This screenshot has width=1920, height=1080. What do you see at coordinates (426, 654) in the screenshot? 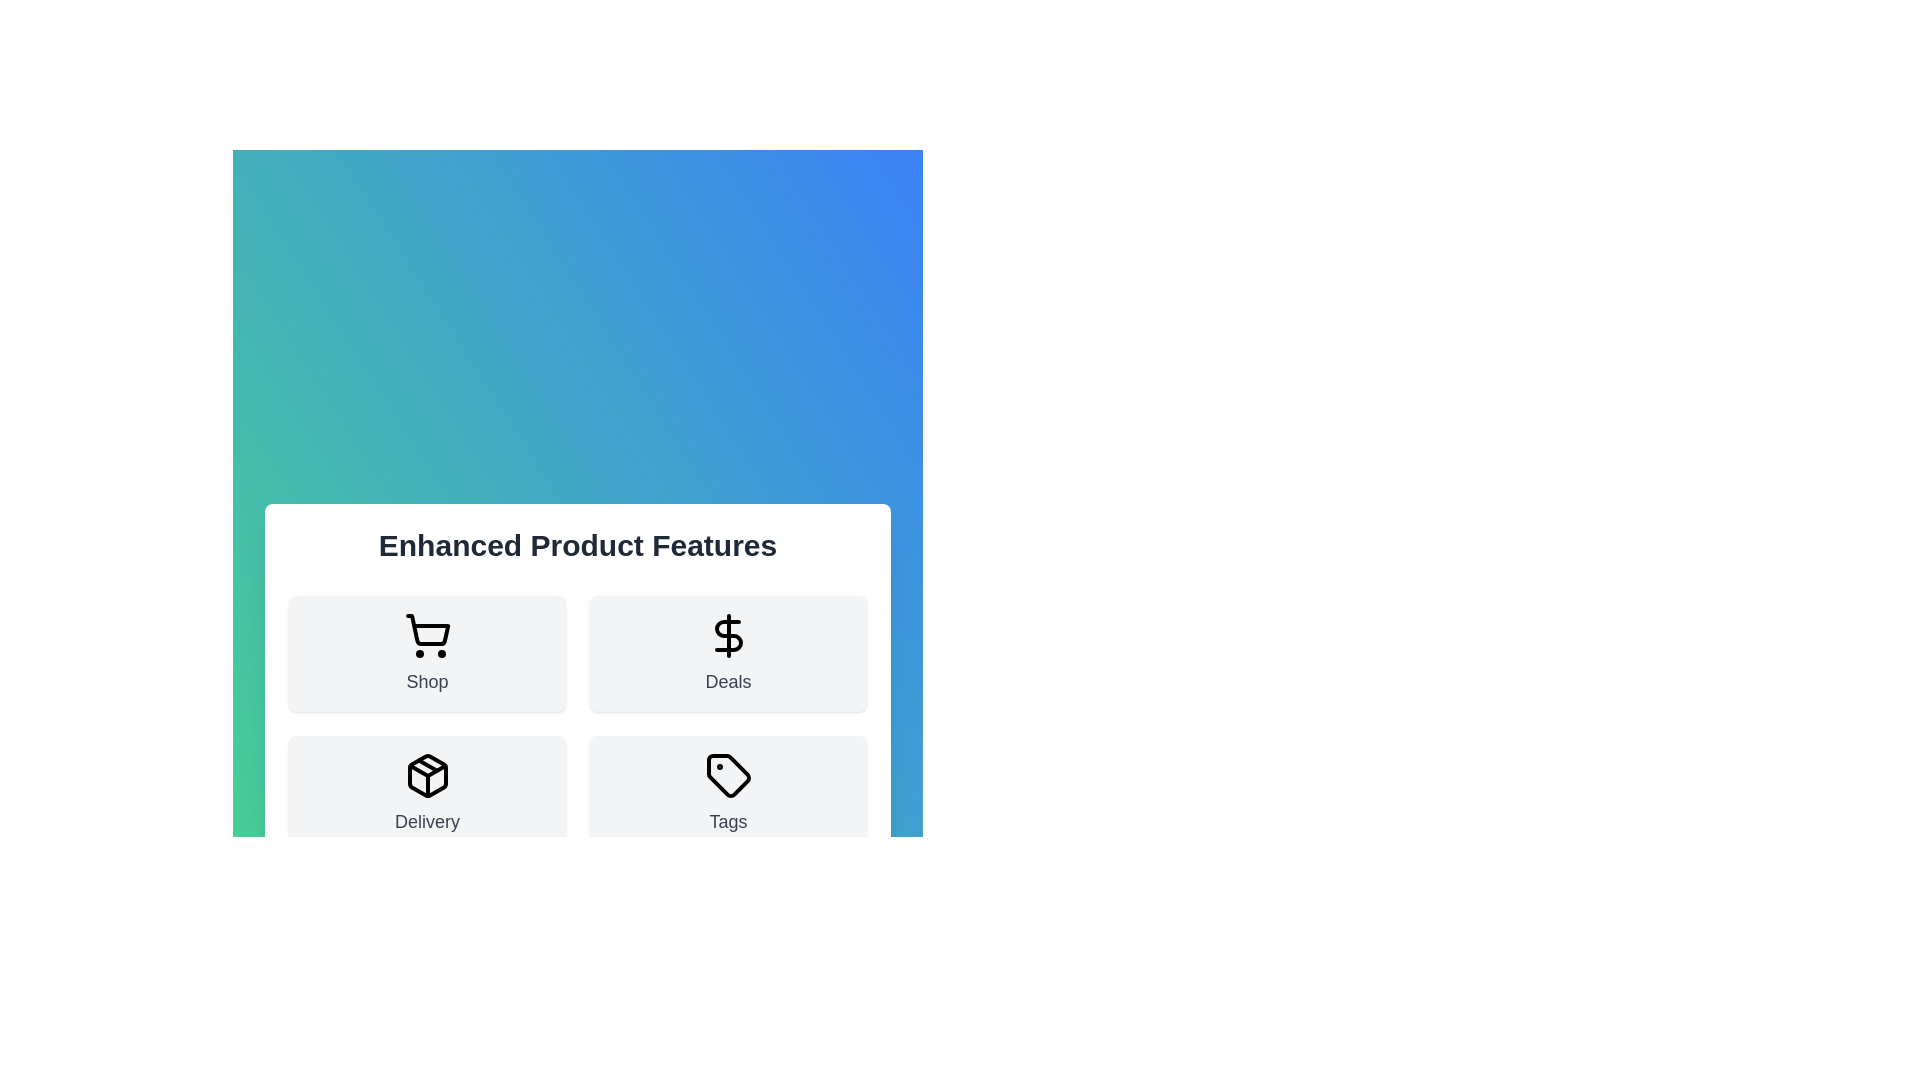
I see `the 'Shop' button, which is a rectangular button with rounded corners, light gray background, and a shopping cart icon above the text` at bounding box center [426, 654].